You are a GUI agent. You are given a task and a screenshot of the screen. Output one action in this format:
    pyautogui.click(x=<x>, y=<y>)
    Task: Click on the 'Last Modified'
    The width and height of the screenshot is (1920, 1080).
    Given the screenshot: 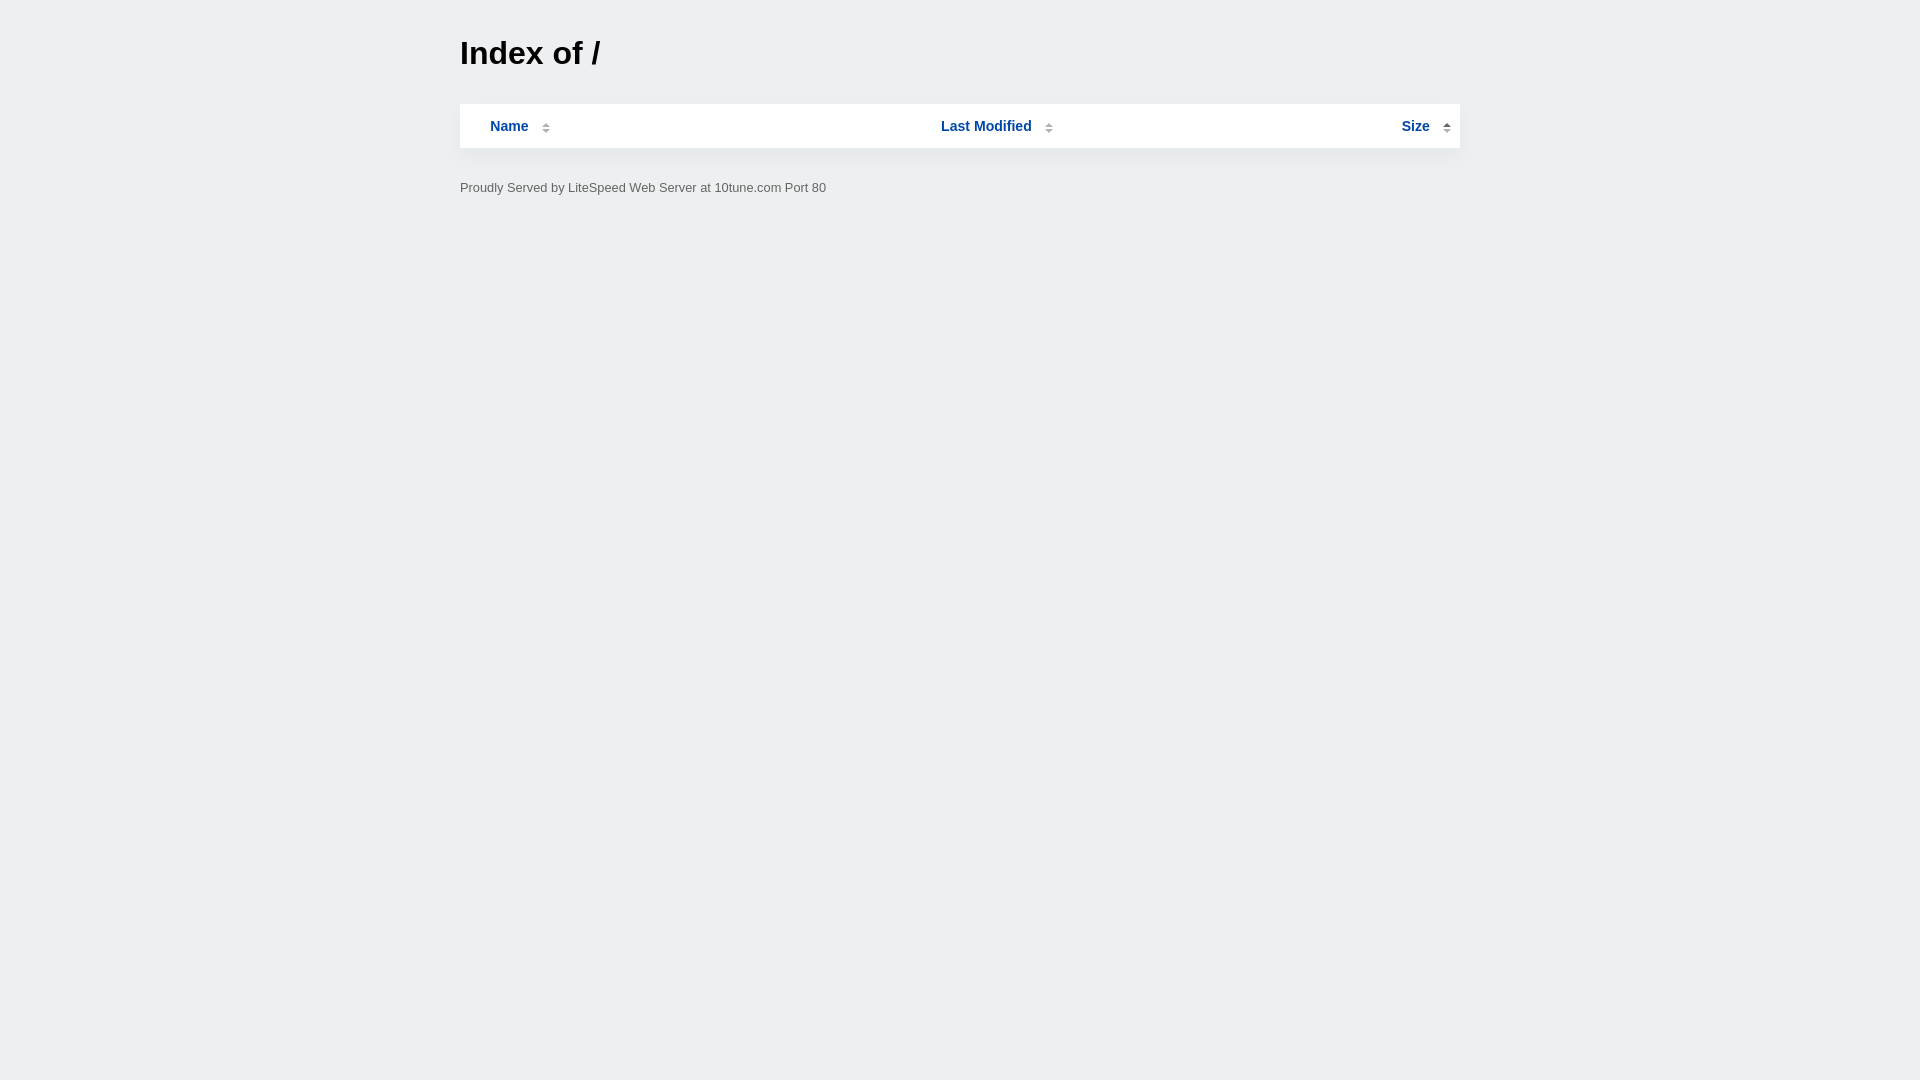 What is the action you would take?
    pyautogui.click(x=997, y=126)
    